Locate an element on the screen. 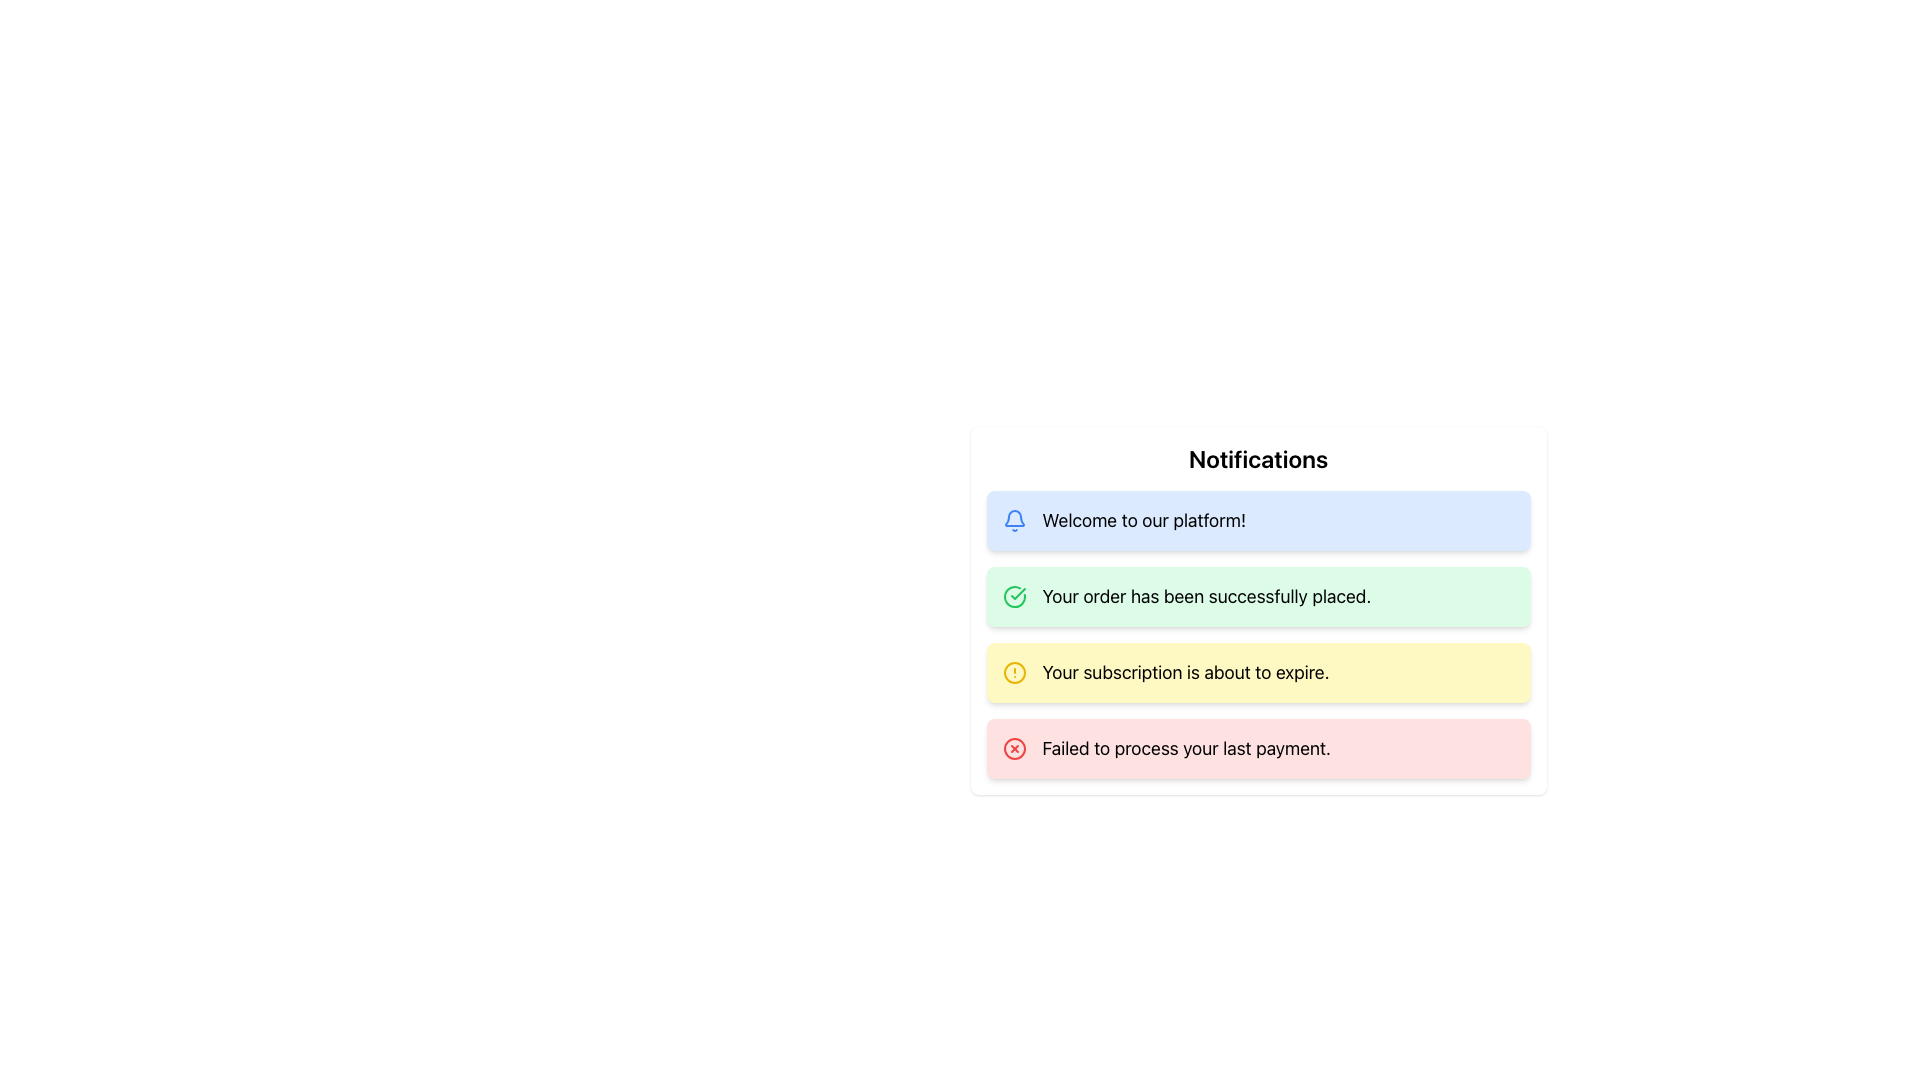  subscription expiration notification message, which is the third in a vertical list of notifications, positioned between a green notification confirming an order and a red notification indicating a payment failure is located at coordinates (1257, 672).